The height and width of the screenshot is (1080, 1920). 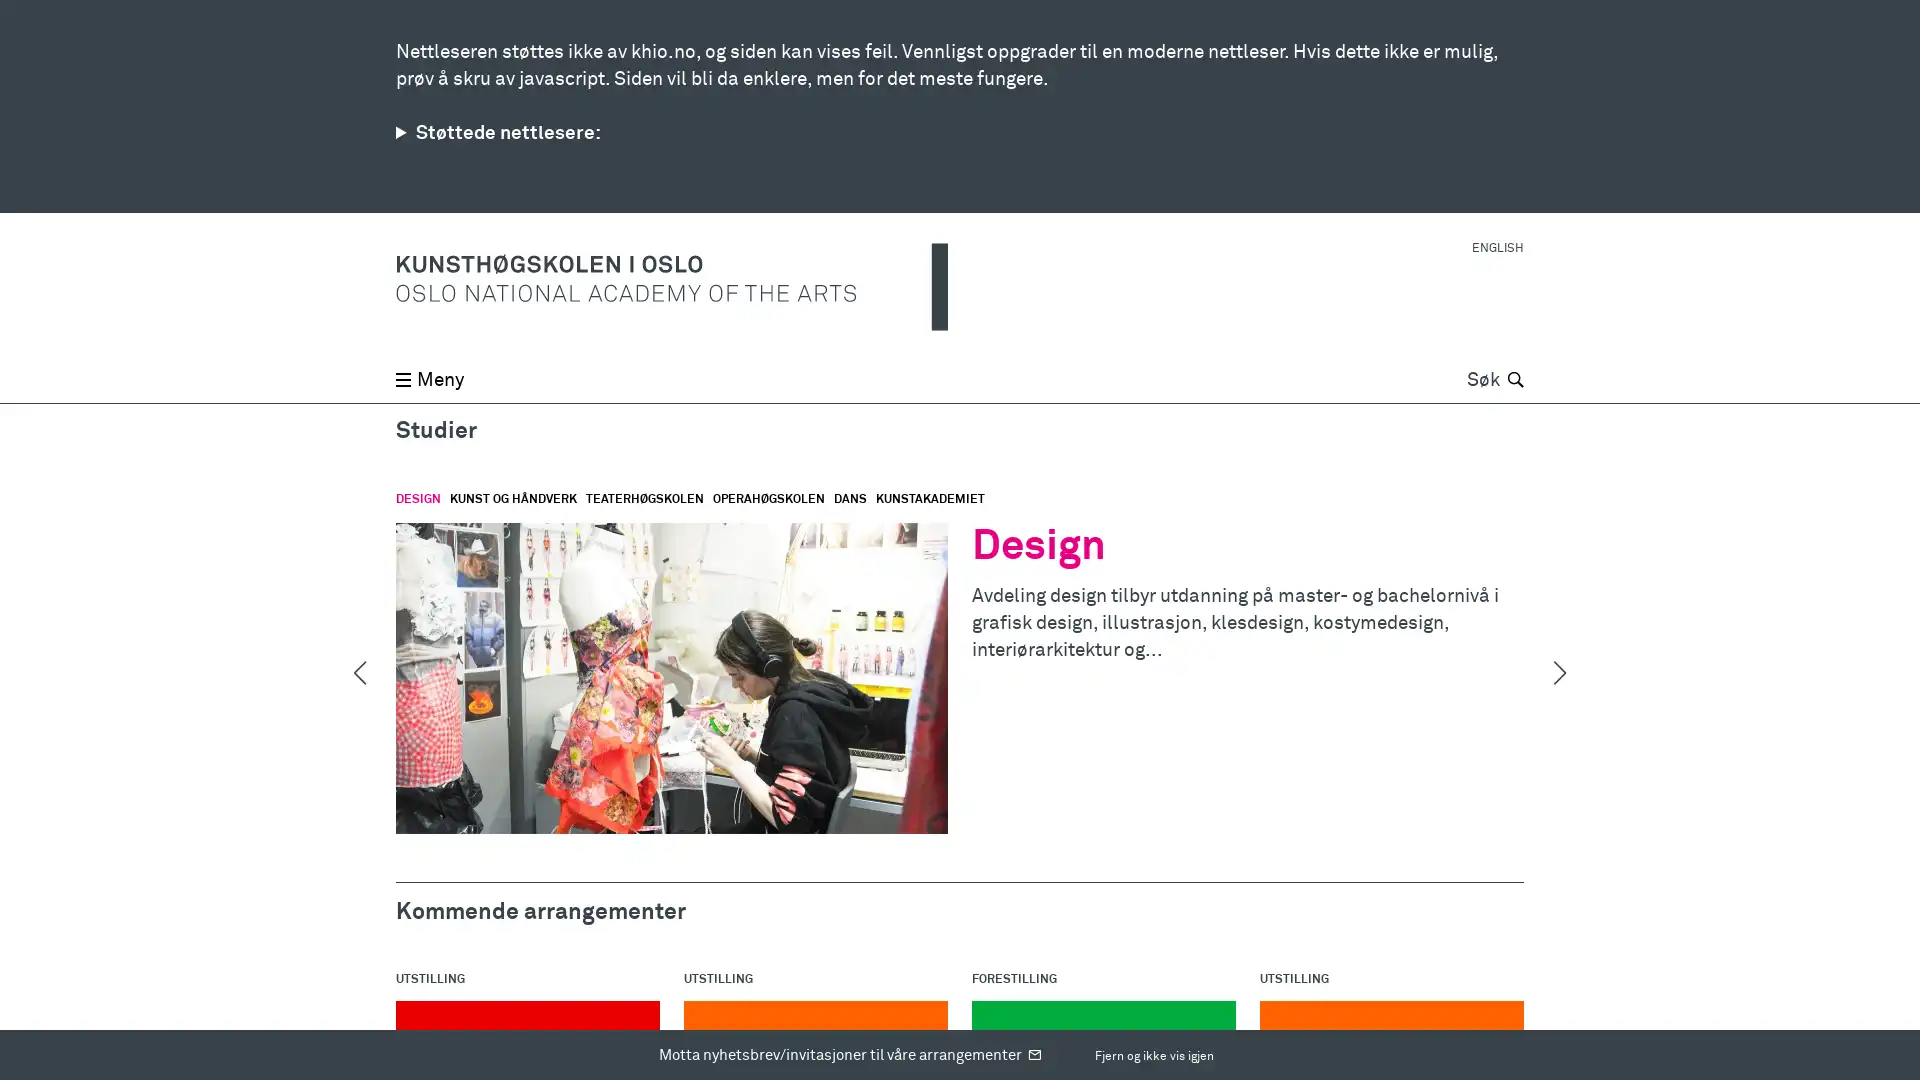 What do you see at coordinates (417, 500) in the screenshot?
I see `DESIGN` at bounding box center [417, 500].